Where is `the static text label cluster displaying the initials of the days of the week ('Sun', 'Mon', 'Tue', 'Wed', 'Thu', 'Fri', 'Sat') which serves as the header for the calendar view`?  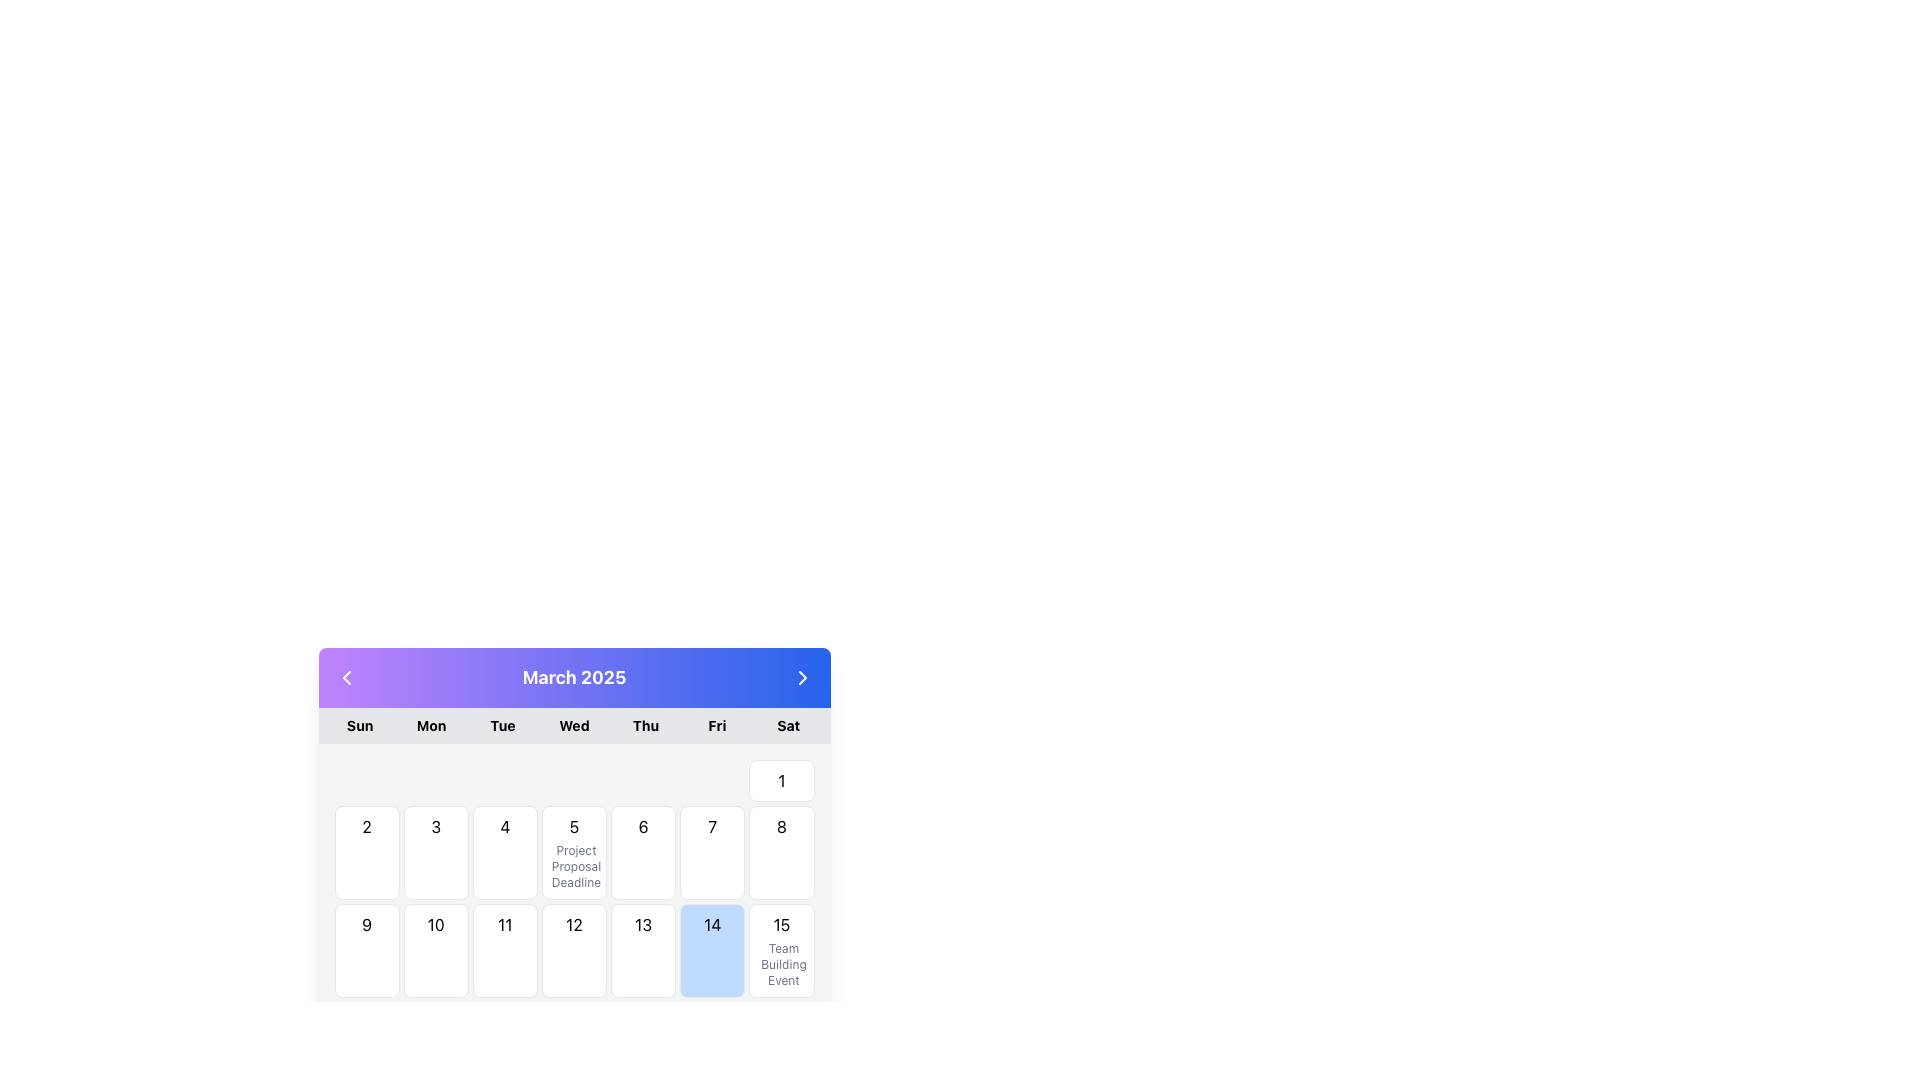
the static text label cluster displaying the initials of the days of the week ('Sun', 'Mon', 'Tue', 'Wed', 'Thu', 'Fri', 'Sat') which serves as the header for the calendar view is located at coordinates (573, 725).